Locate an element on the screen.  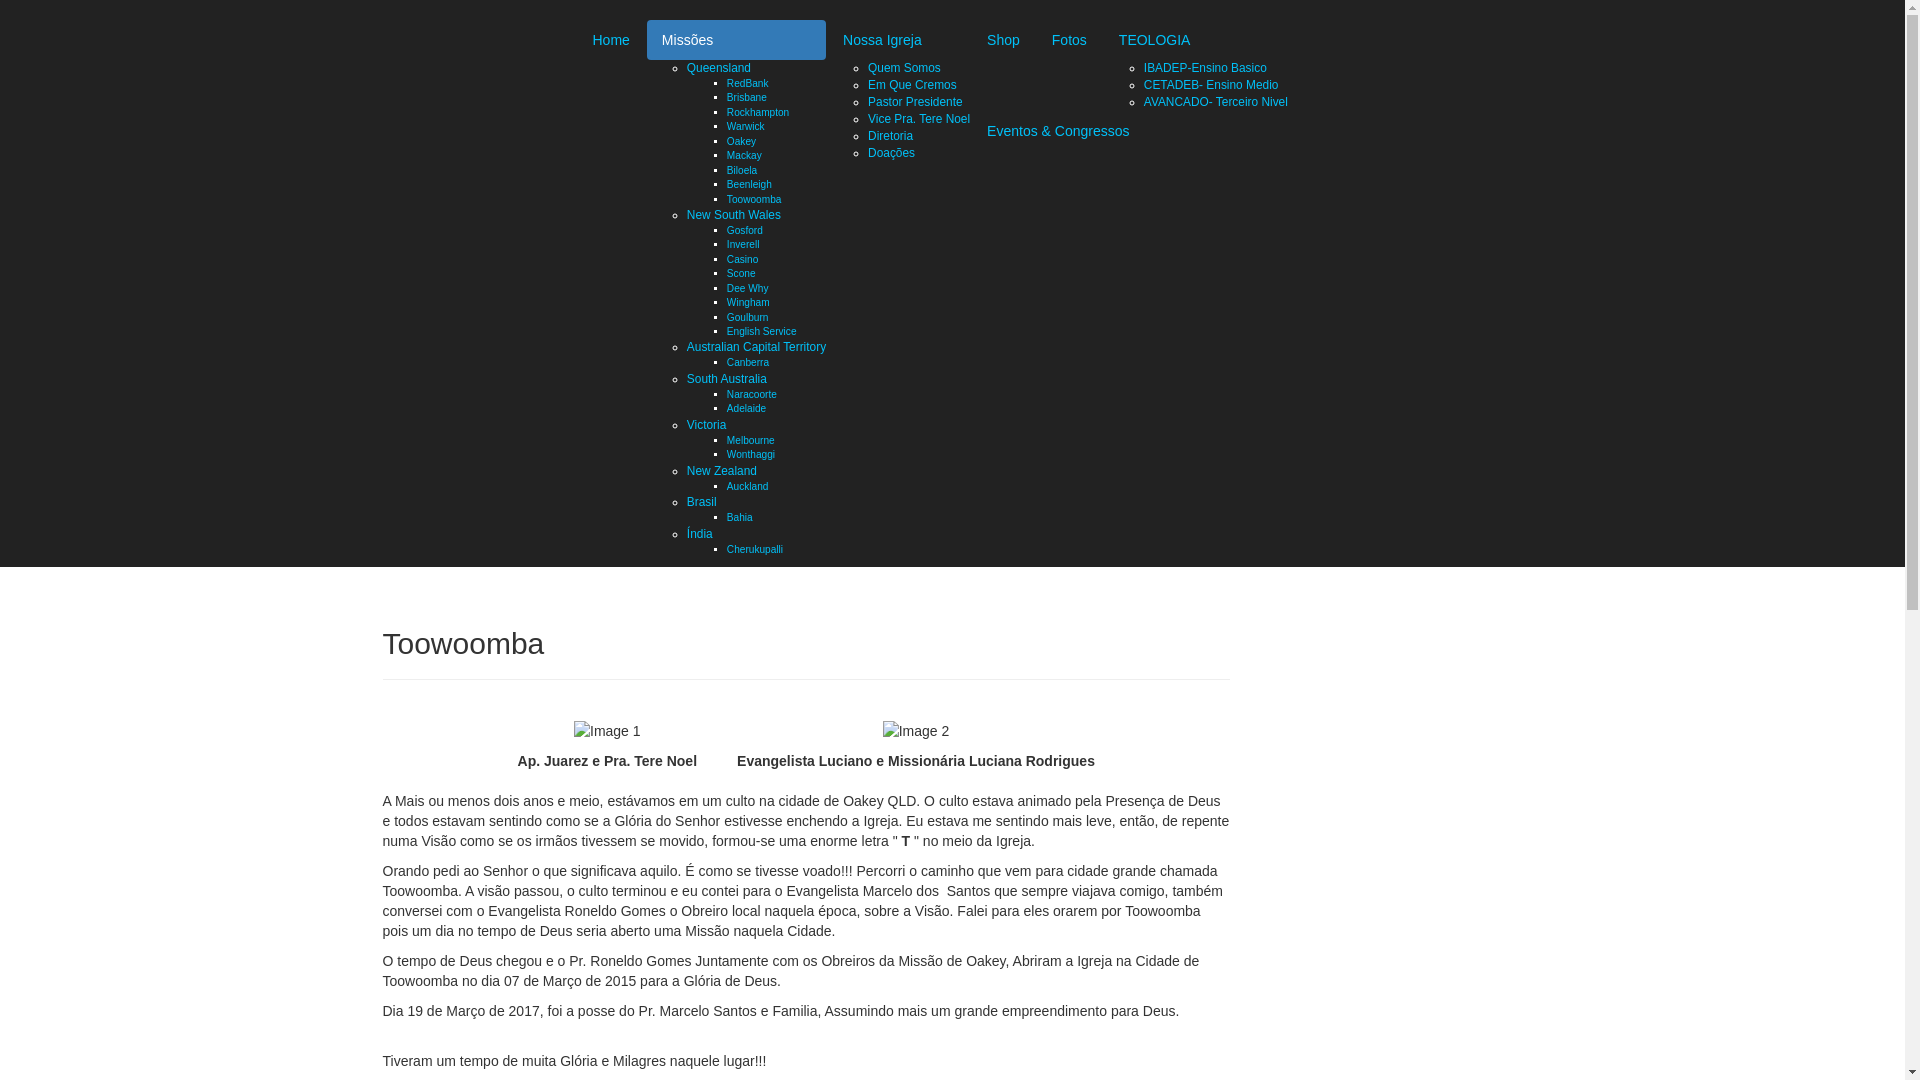
'Biloela' is located at coordinates (725, 169).